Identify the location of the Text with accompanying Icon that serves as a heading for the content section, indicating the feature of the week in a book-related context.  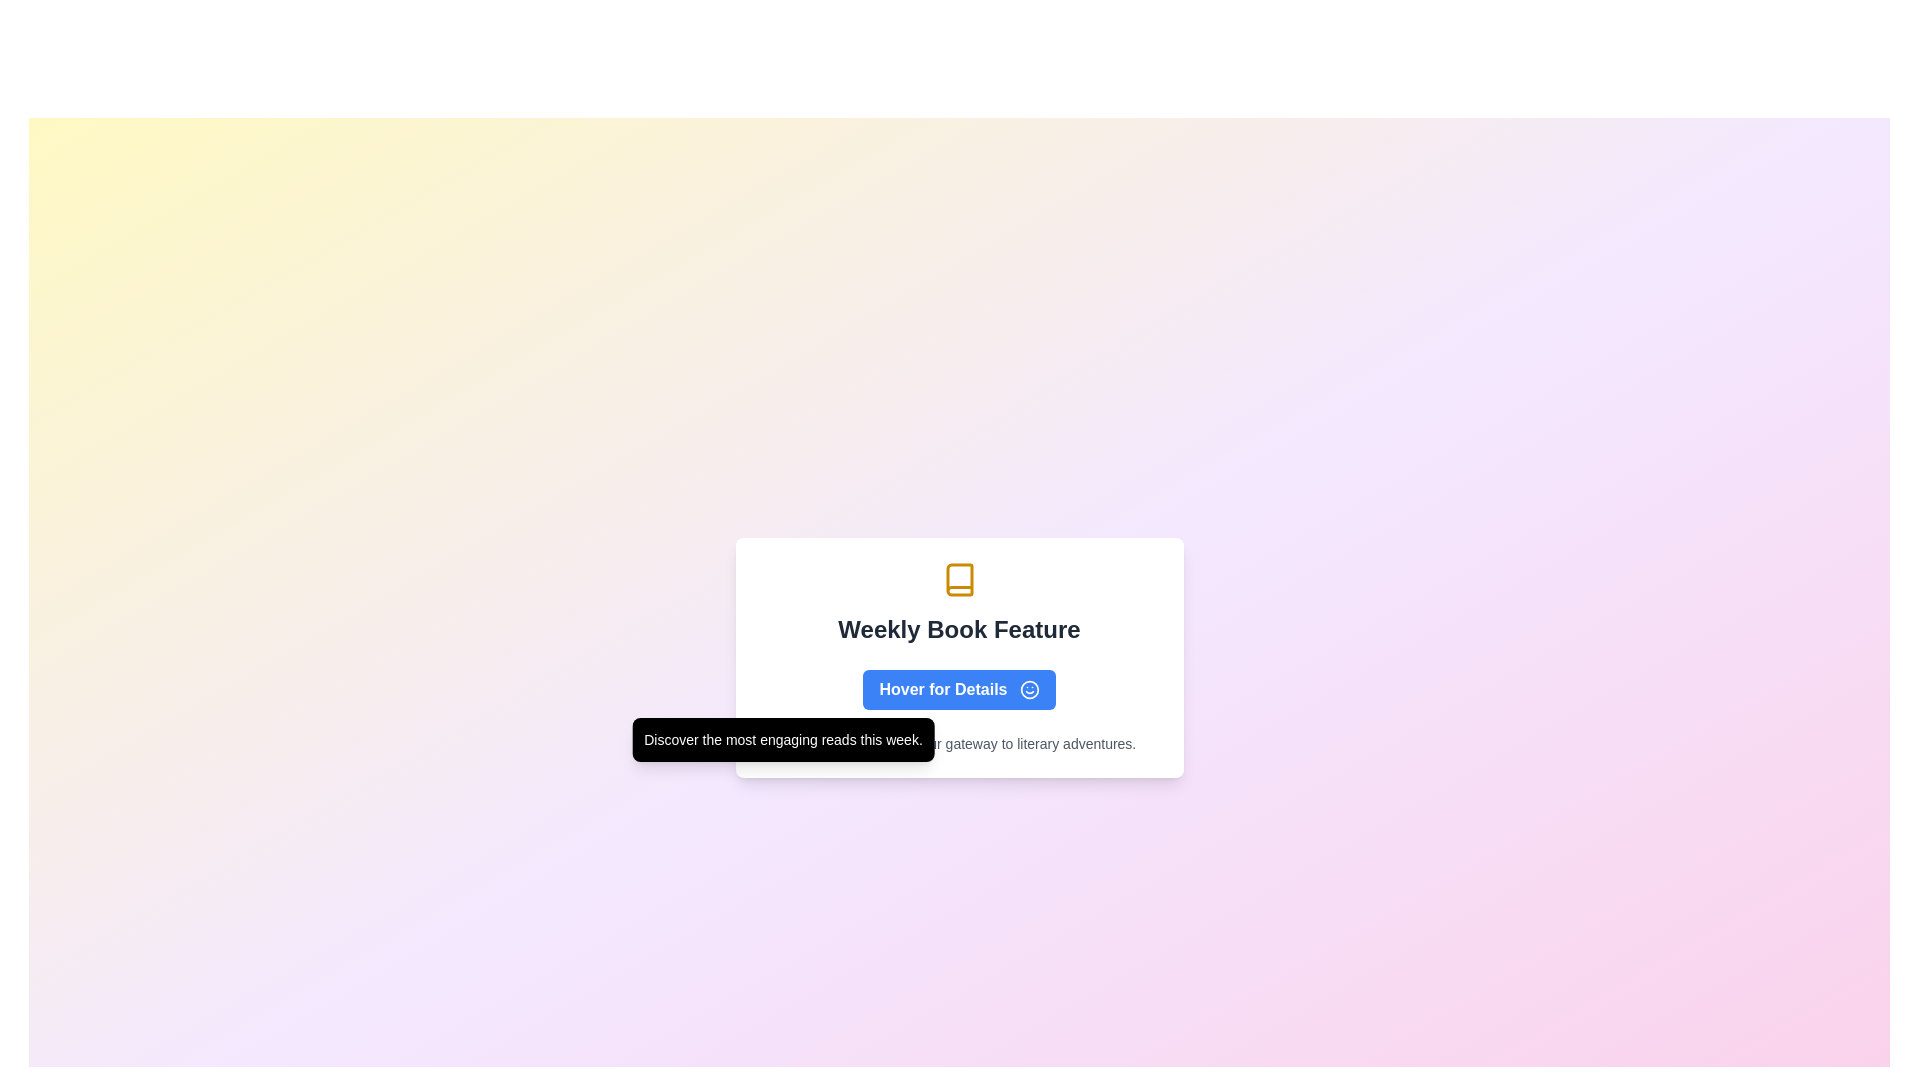
(958, 603).